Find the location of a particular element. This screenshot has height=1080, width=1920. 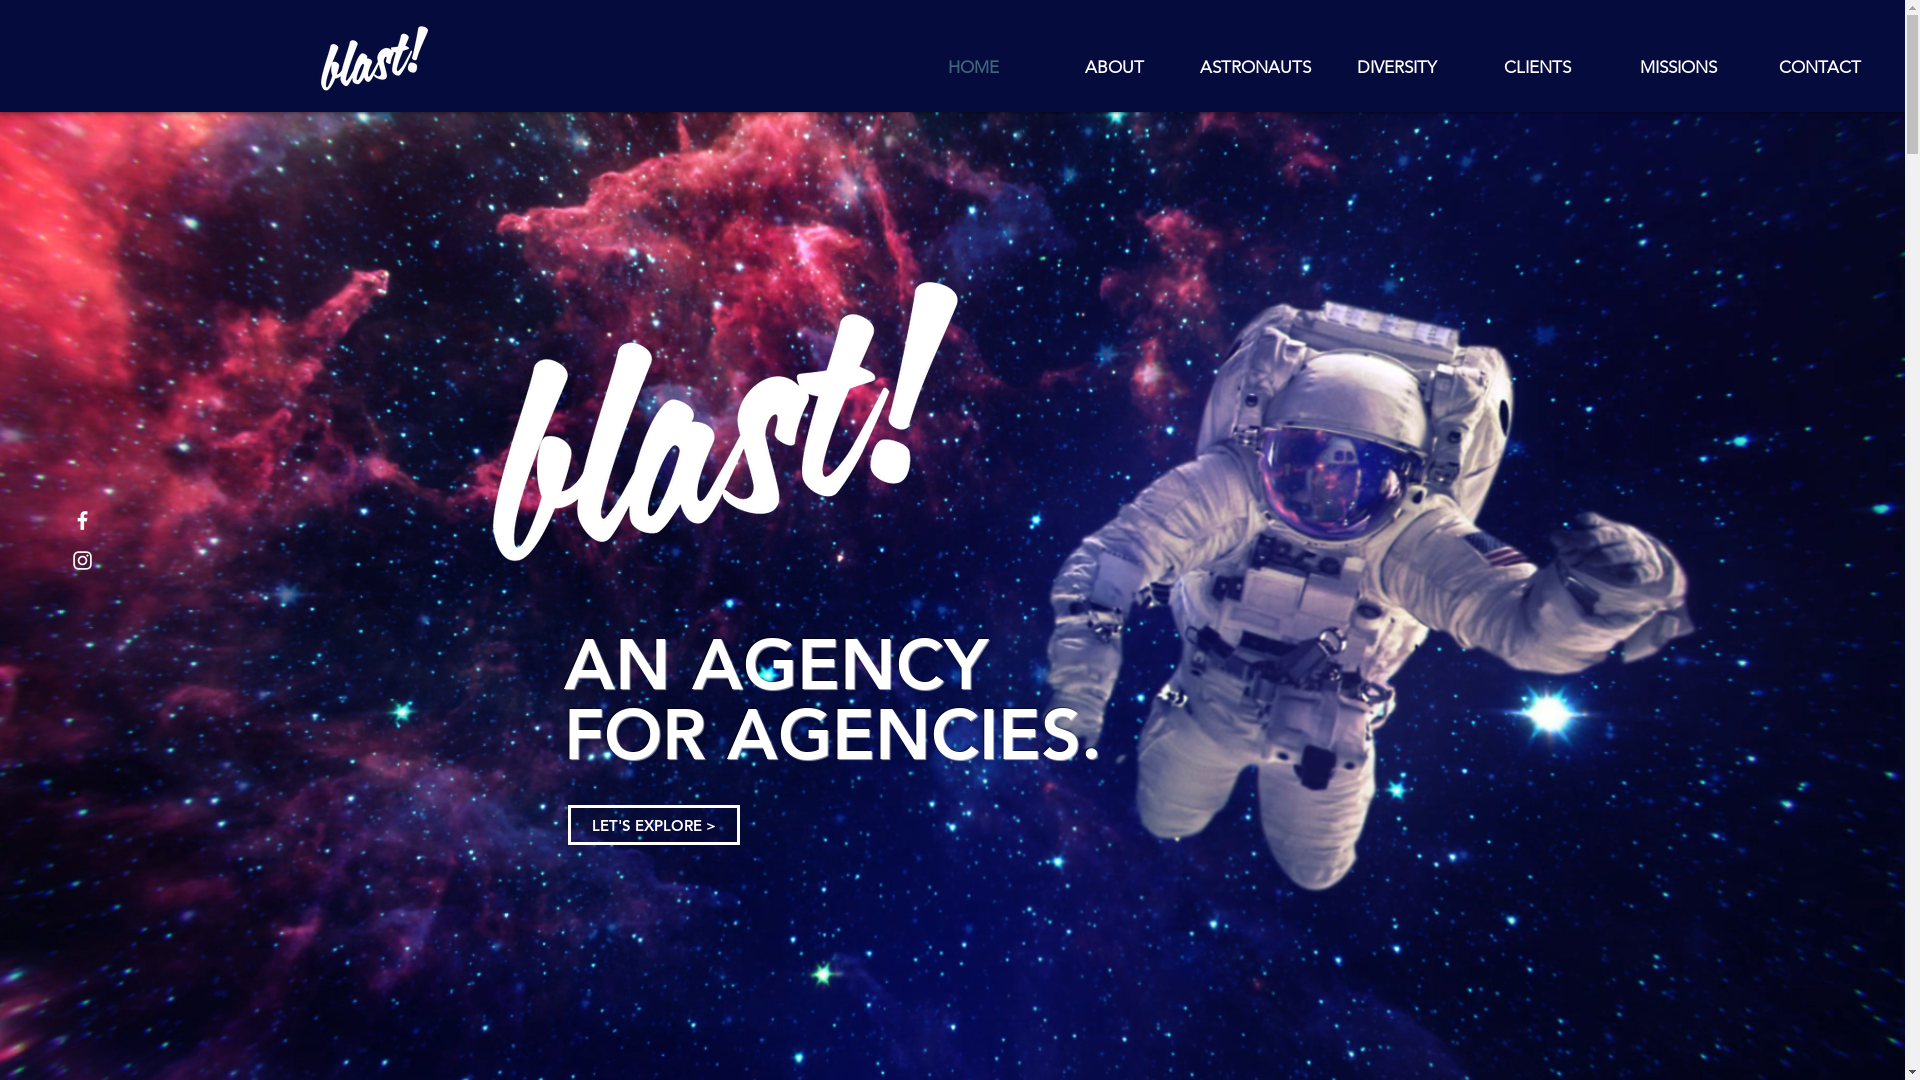

'CLIENTS' is located at coordinates (1536, 65).